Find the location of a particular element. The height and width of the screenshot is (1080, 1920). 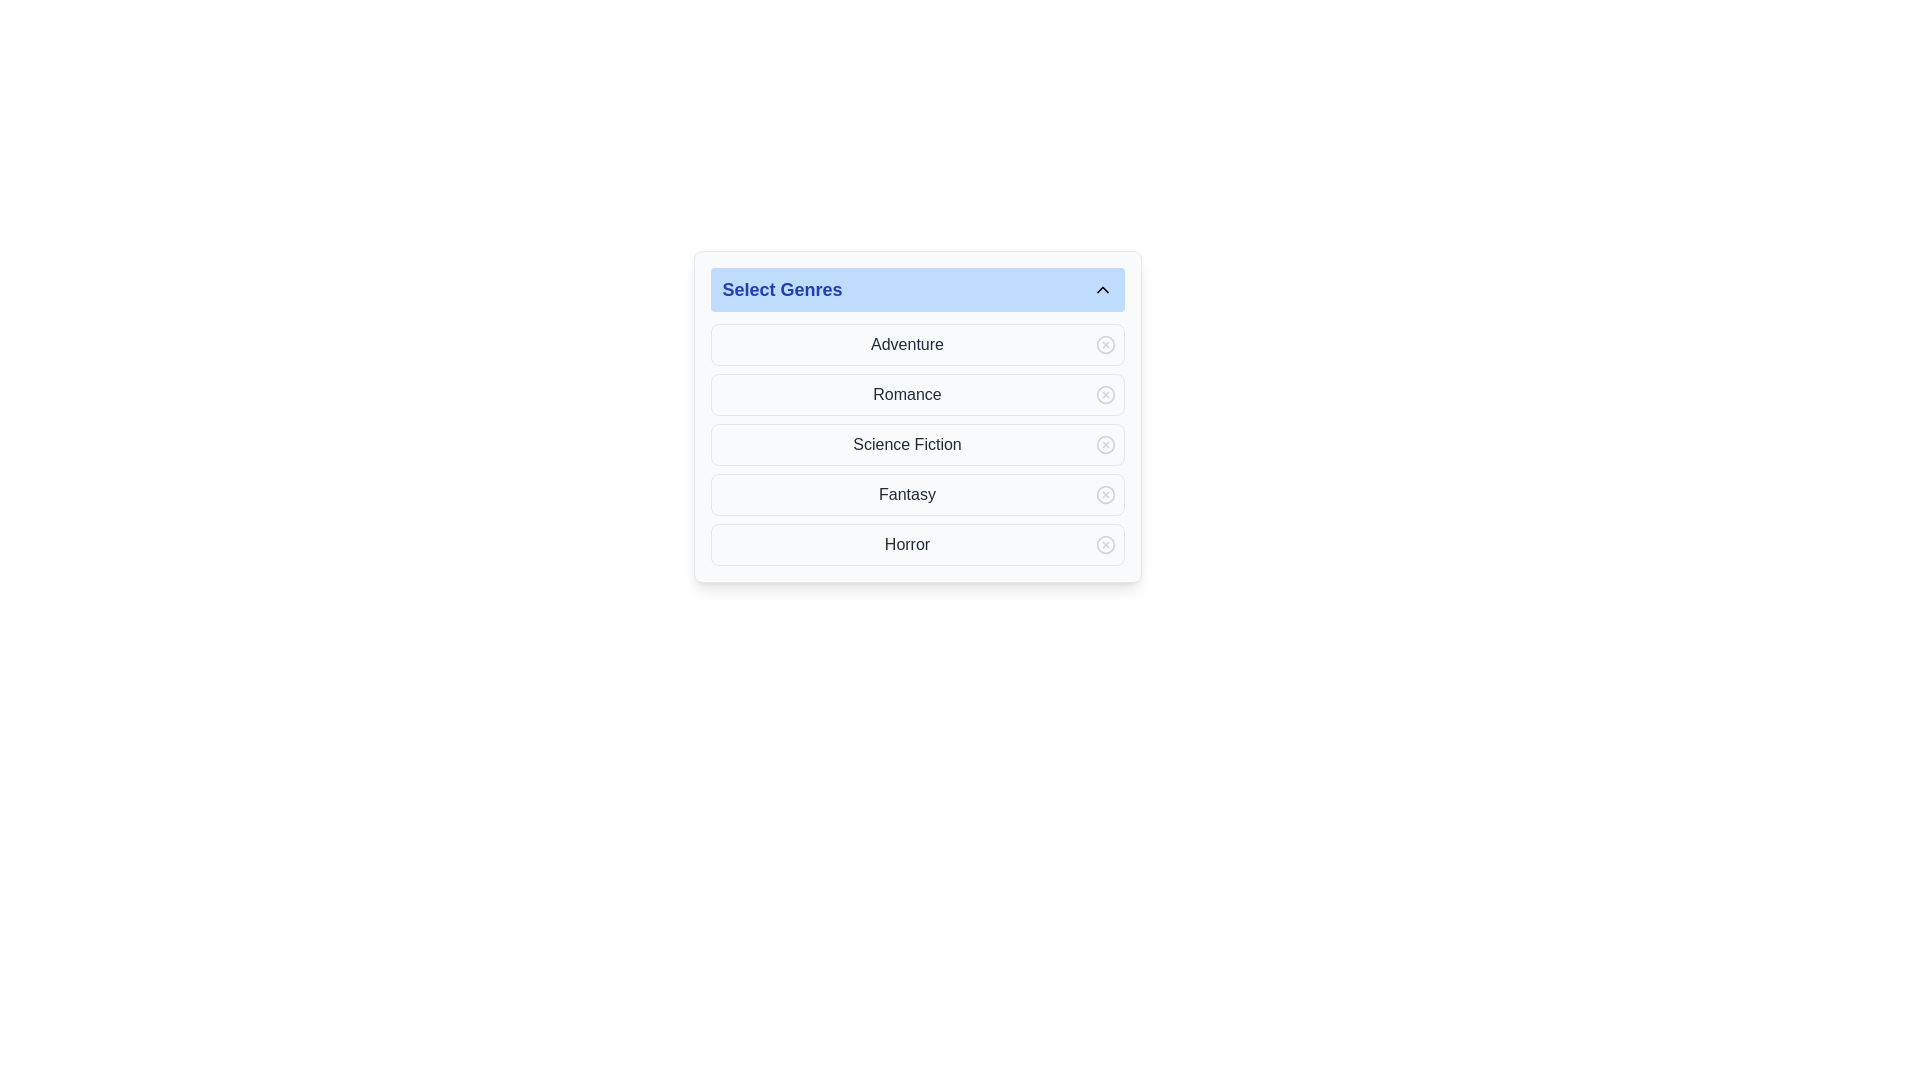

the selectable genre option labeled 'Horror' in the dropdown menu at the bottom of the list is located at coordinates (906, 544).